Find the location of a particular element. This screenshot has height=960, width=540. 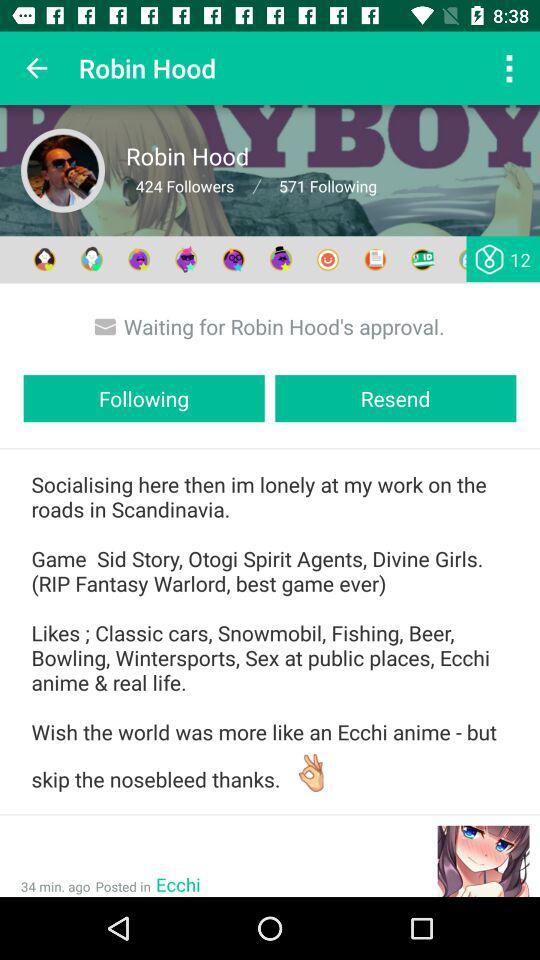

the ninth icon from the  nine icons is located at coordinates (421, 258).